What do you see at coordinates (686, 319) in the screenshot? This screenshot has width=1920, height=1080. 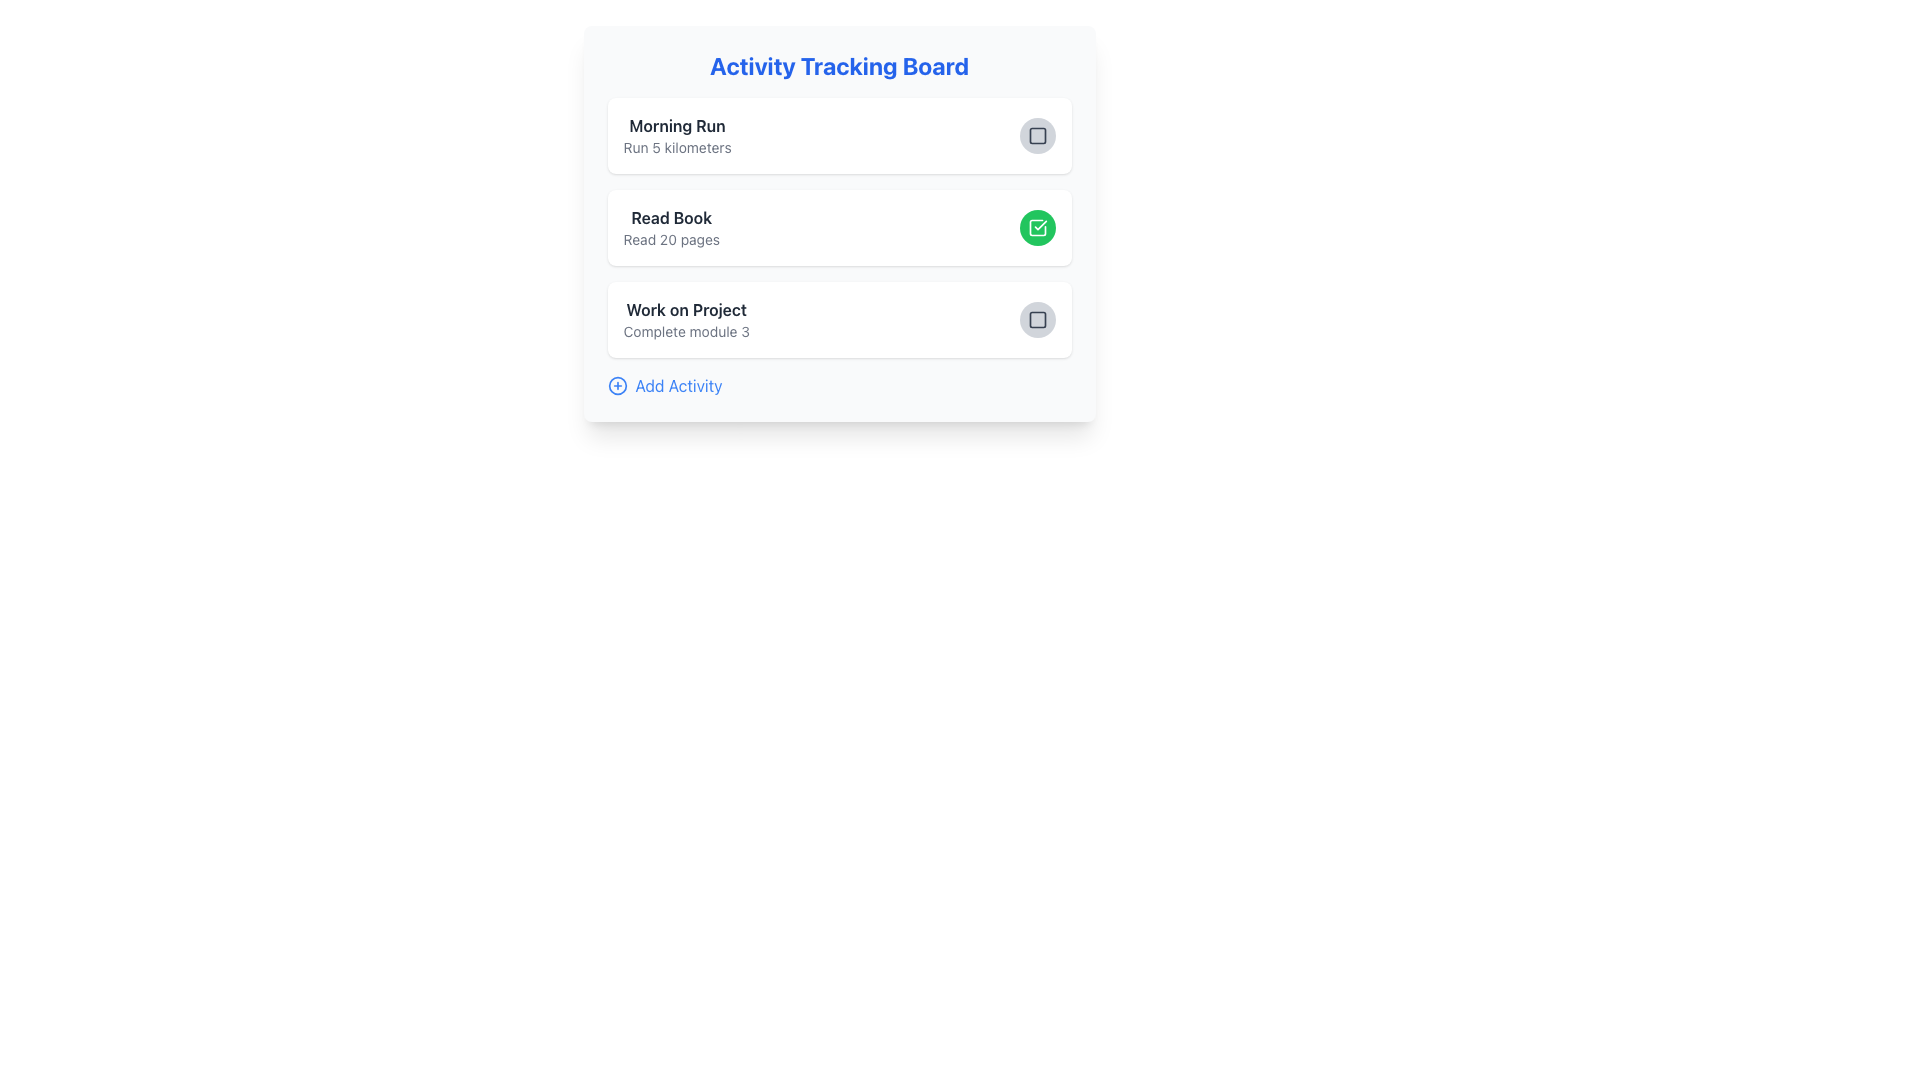 I see `text content displayed in the Text Display element that informs the user about 'Work on Project' and 'Complete module 3', located under the 'Activity Tracking Board'` at bounding box center [686, 319].